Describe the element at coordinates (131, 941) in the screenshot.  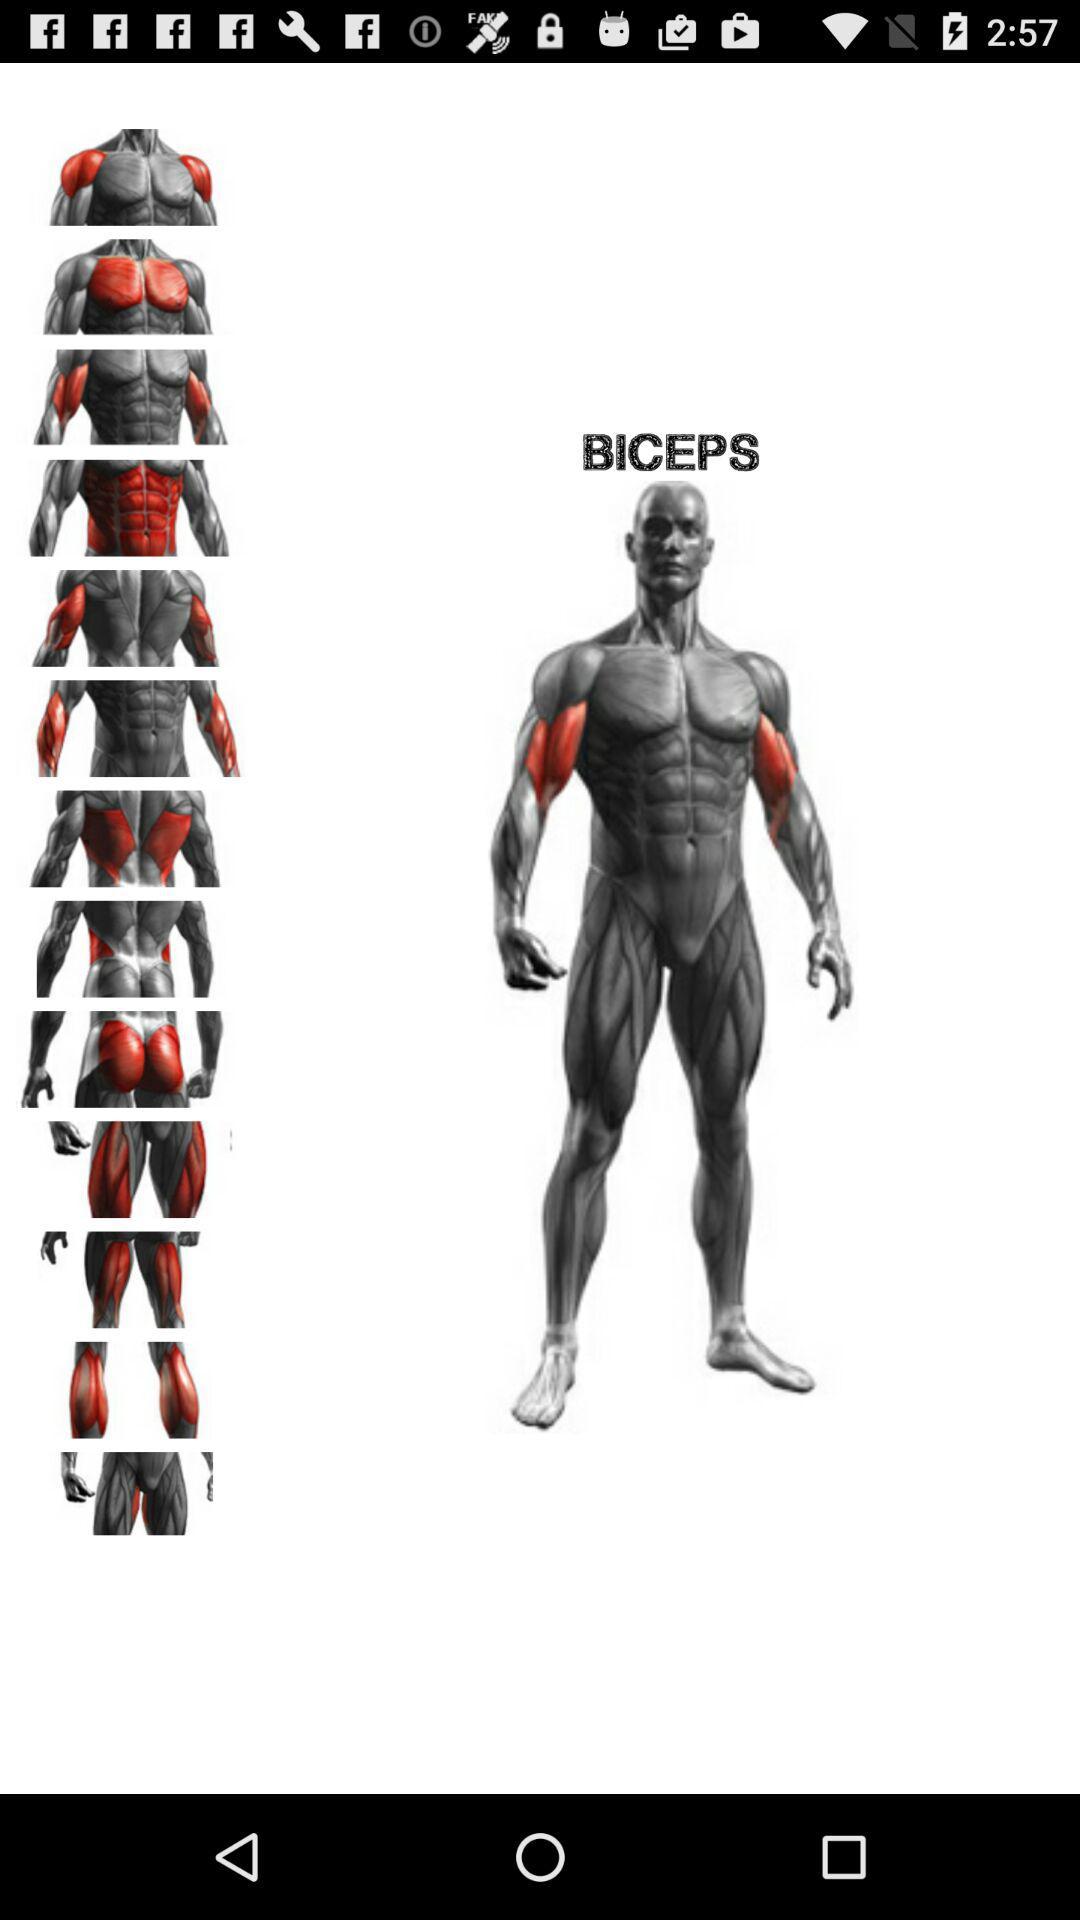
I see `body backside` at that location.